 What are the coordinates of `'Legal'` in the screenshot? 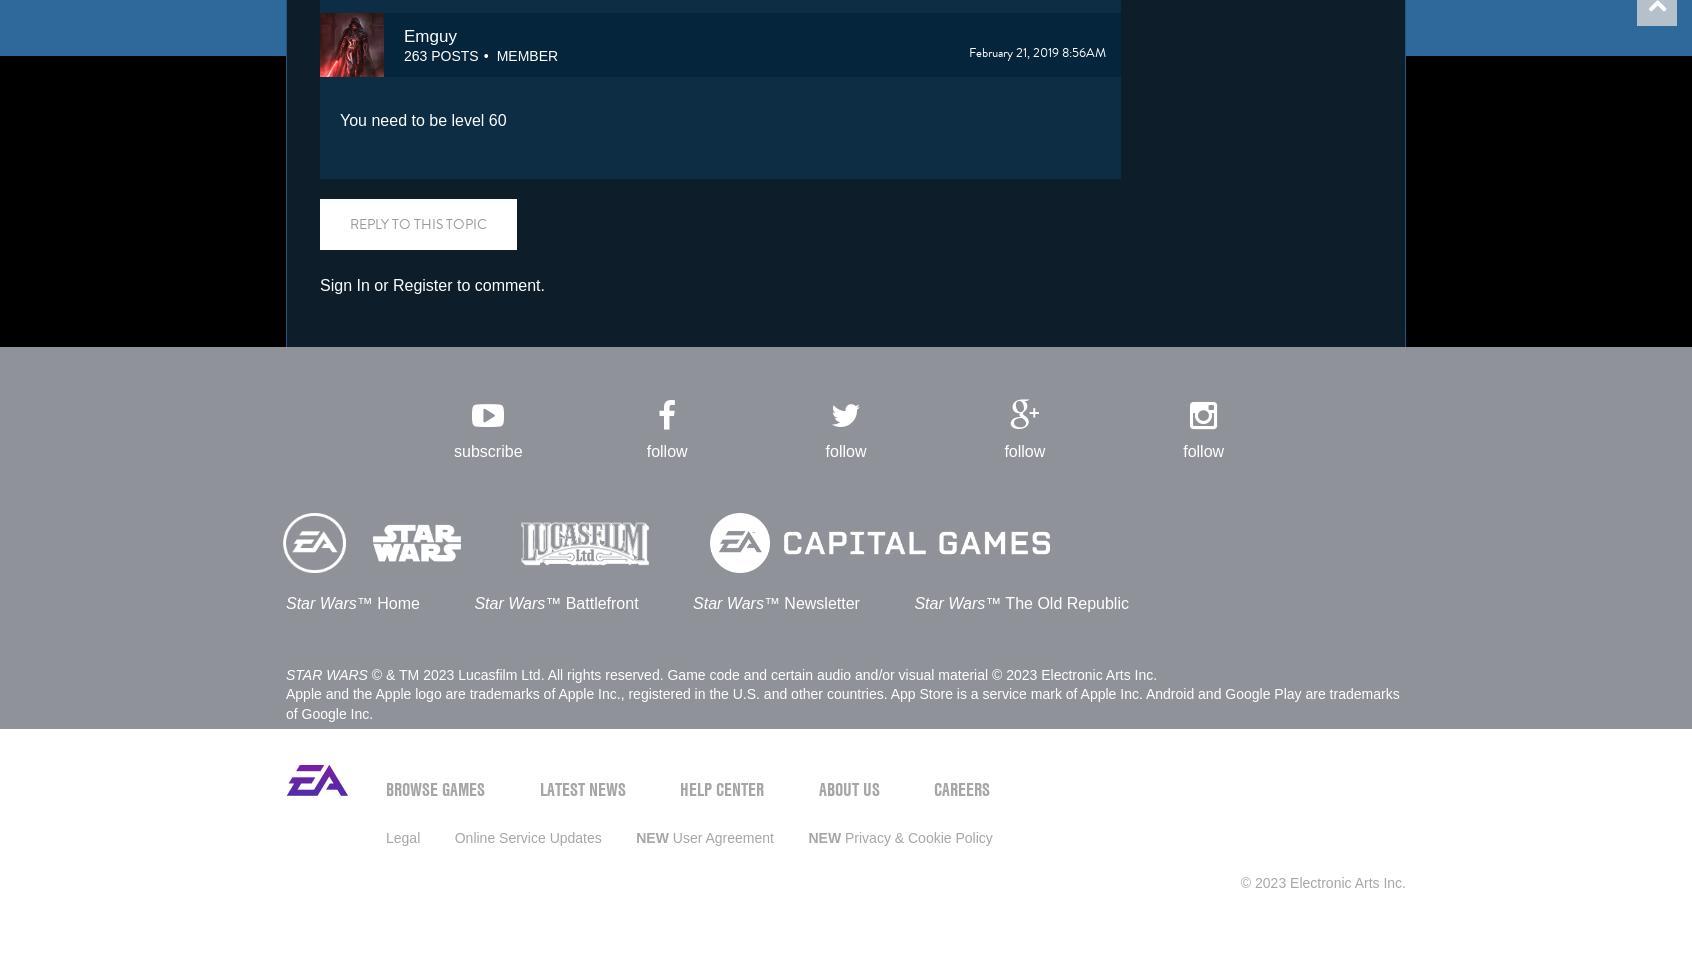 It's located at (385, 836).